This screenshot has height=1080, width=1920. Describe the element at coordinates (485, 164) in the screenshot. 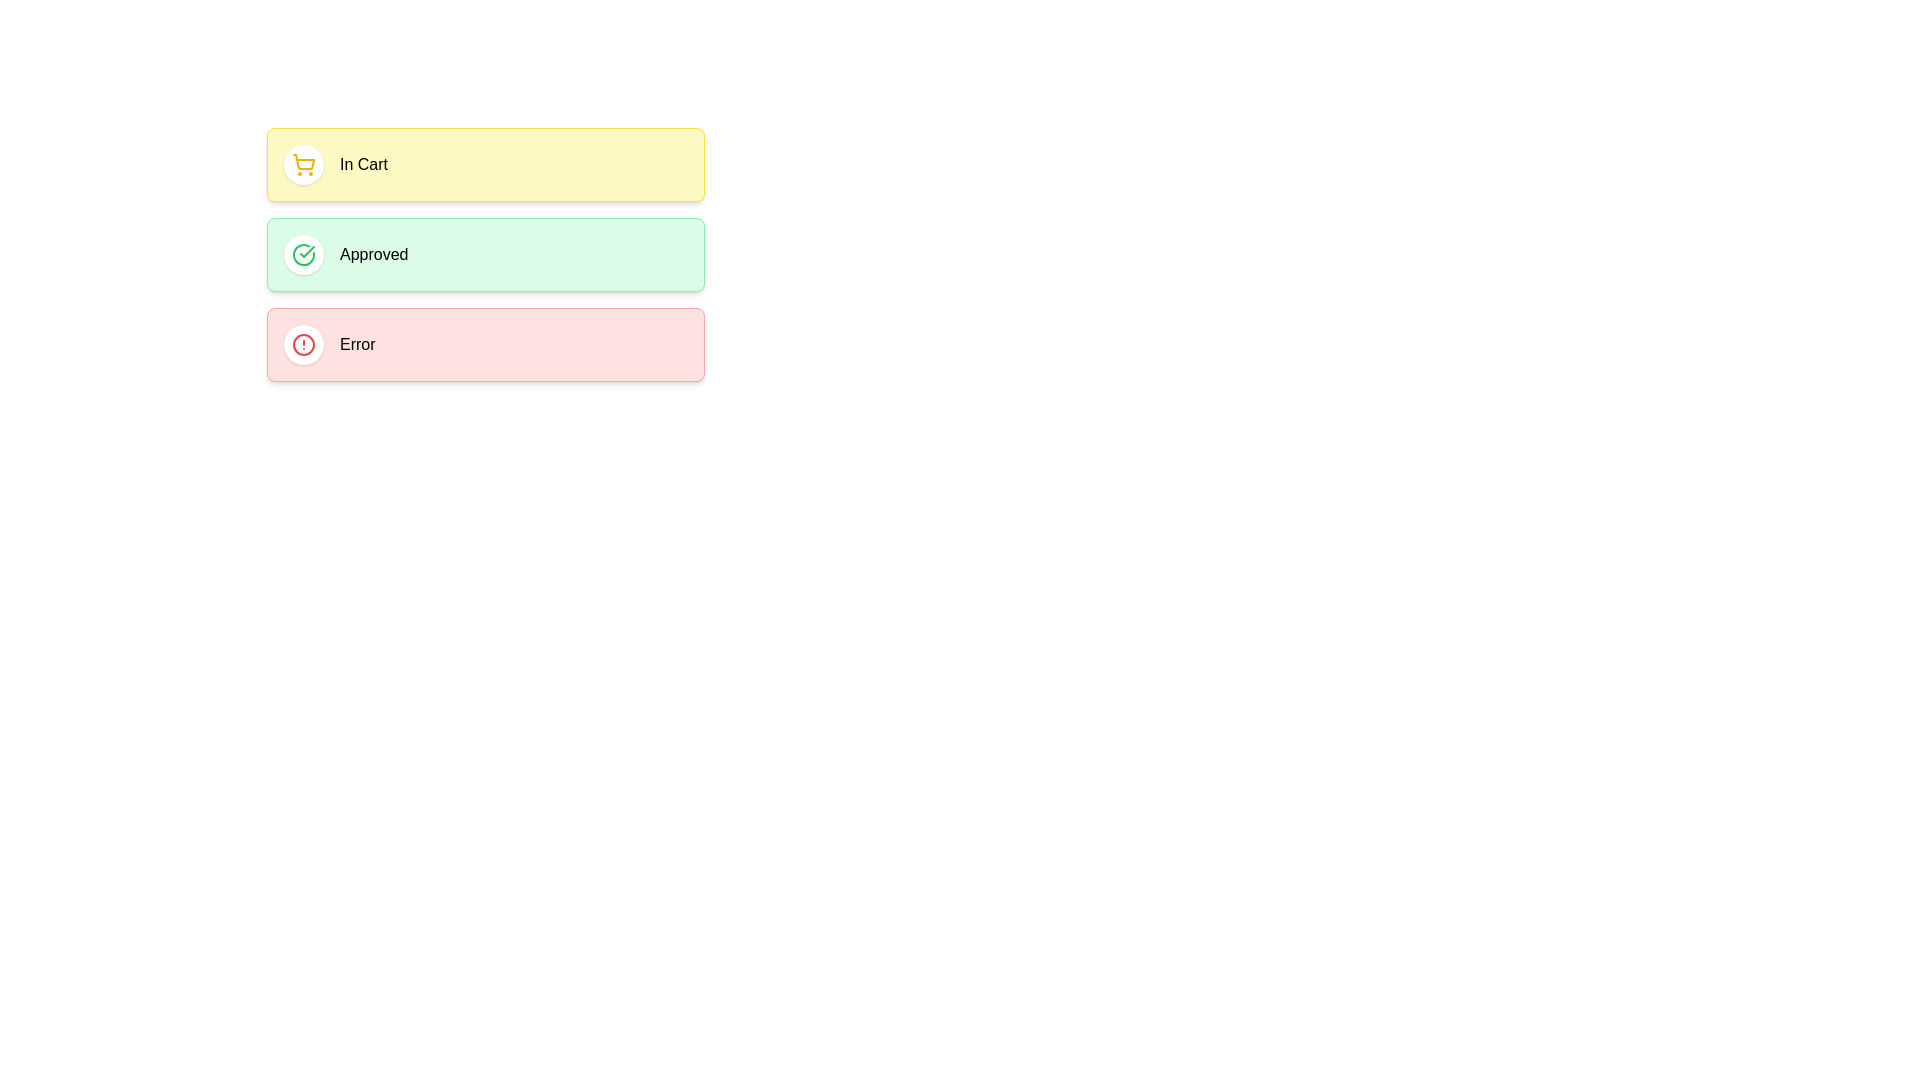

I see `the Information card or status indicator panel that indicates the item is in the shopping cart, which is the first item in a vertical list, located above 'Approved' and 'Error'` at that location.